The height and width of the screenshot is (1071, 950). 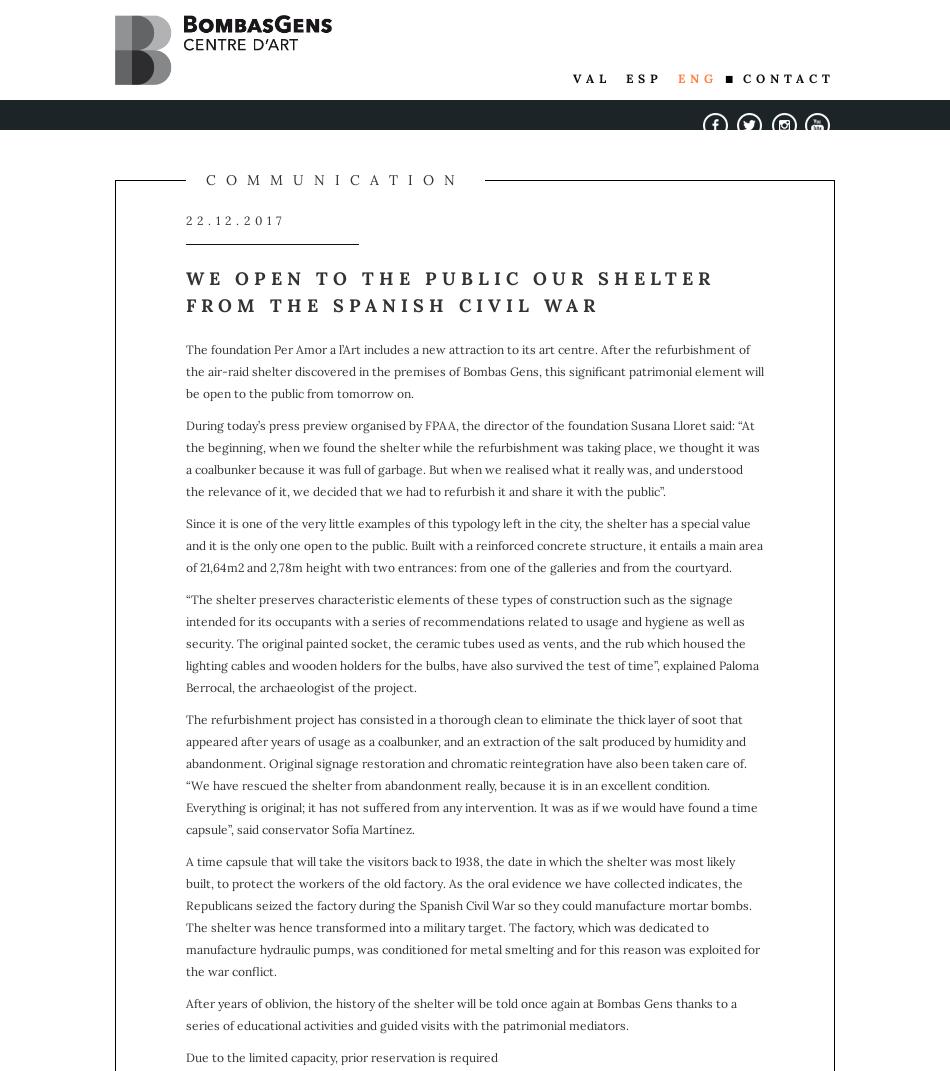 I want to click on 'The refurbishment project has consisted in a thorough clean to eliminate the thick layer of soot that appeared after years of usage as a coalbunker, and an extraction of the salt produced by humidity and abandonment. Original signage restoration and chromatic reintegration have also been taken care of. “We have rescued the shelter from abandonment really, because it is in an excellent condition. Everything is original; it has not suffered from any intervention. It was as if we would have found a time capsule”, said conservator Sofía Martínez.', so click(x=470, y=773).